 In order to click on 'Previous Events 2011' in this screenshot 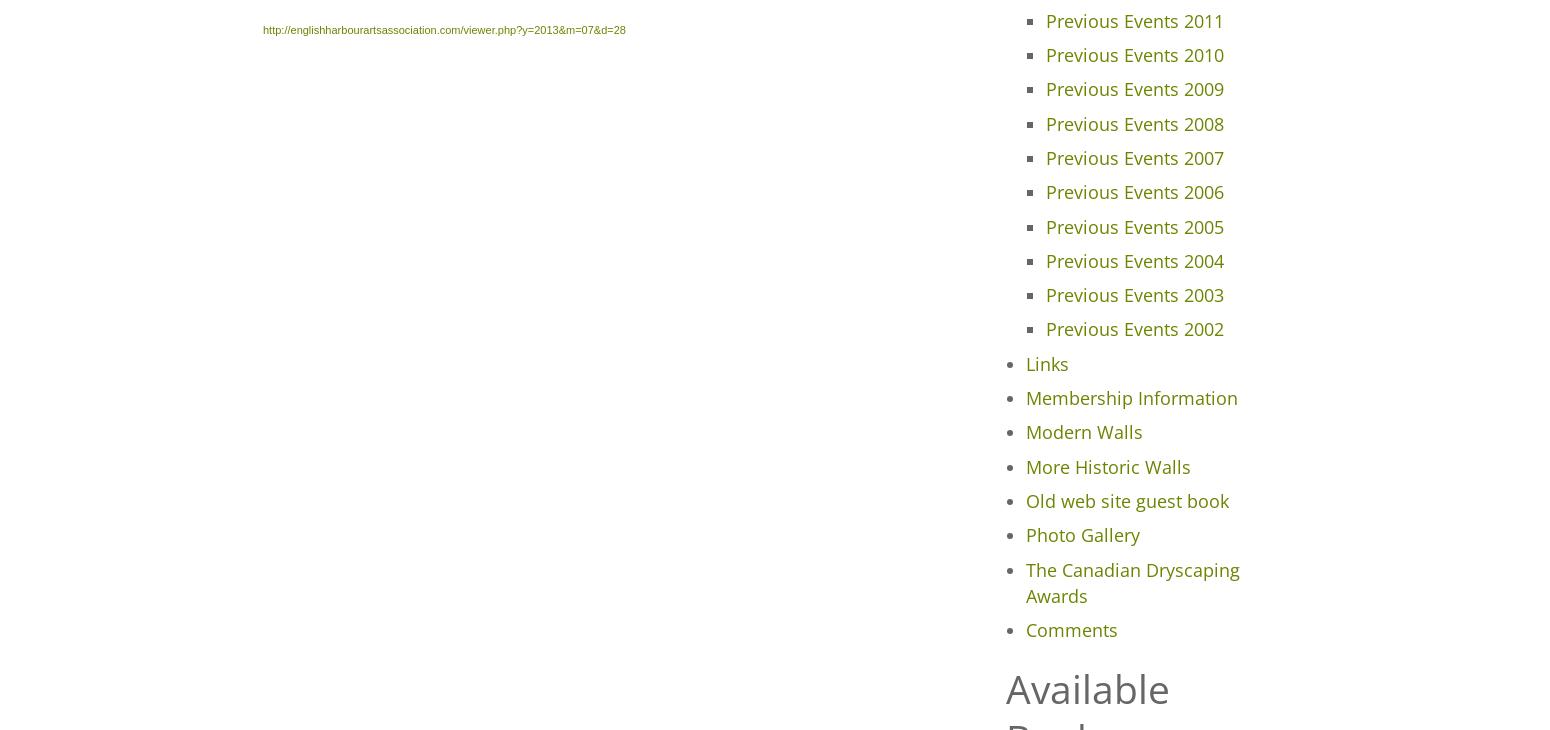, I will do `click(1132, 19)`.